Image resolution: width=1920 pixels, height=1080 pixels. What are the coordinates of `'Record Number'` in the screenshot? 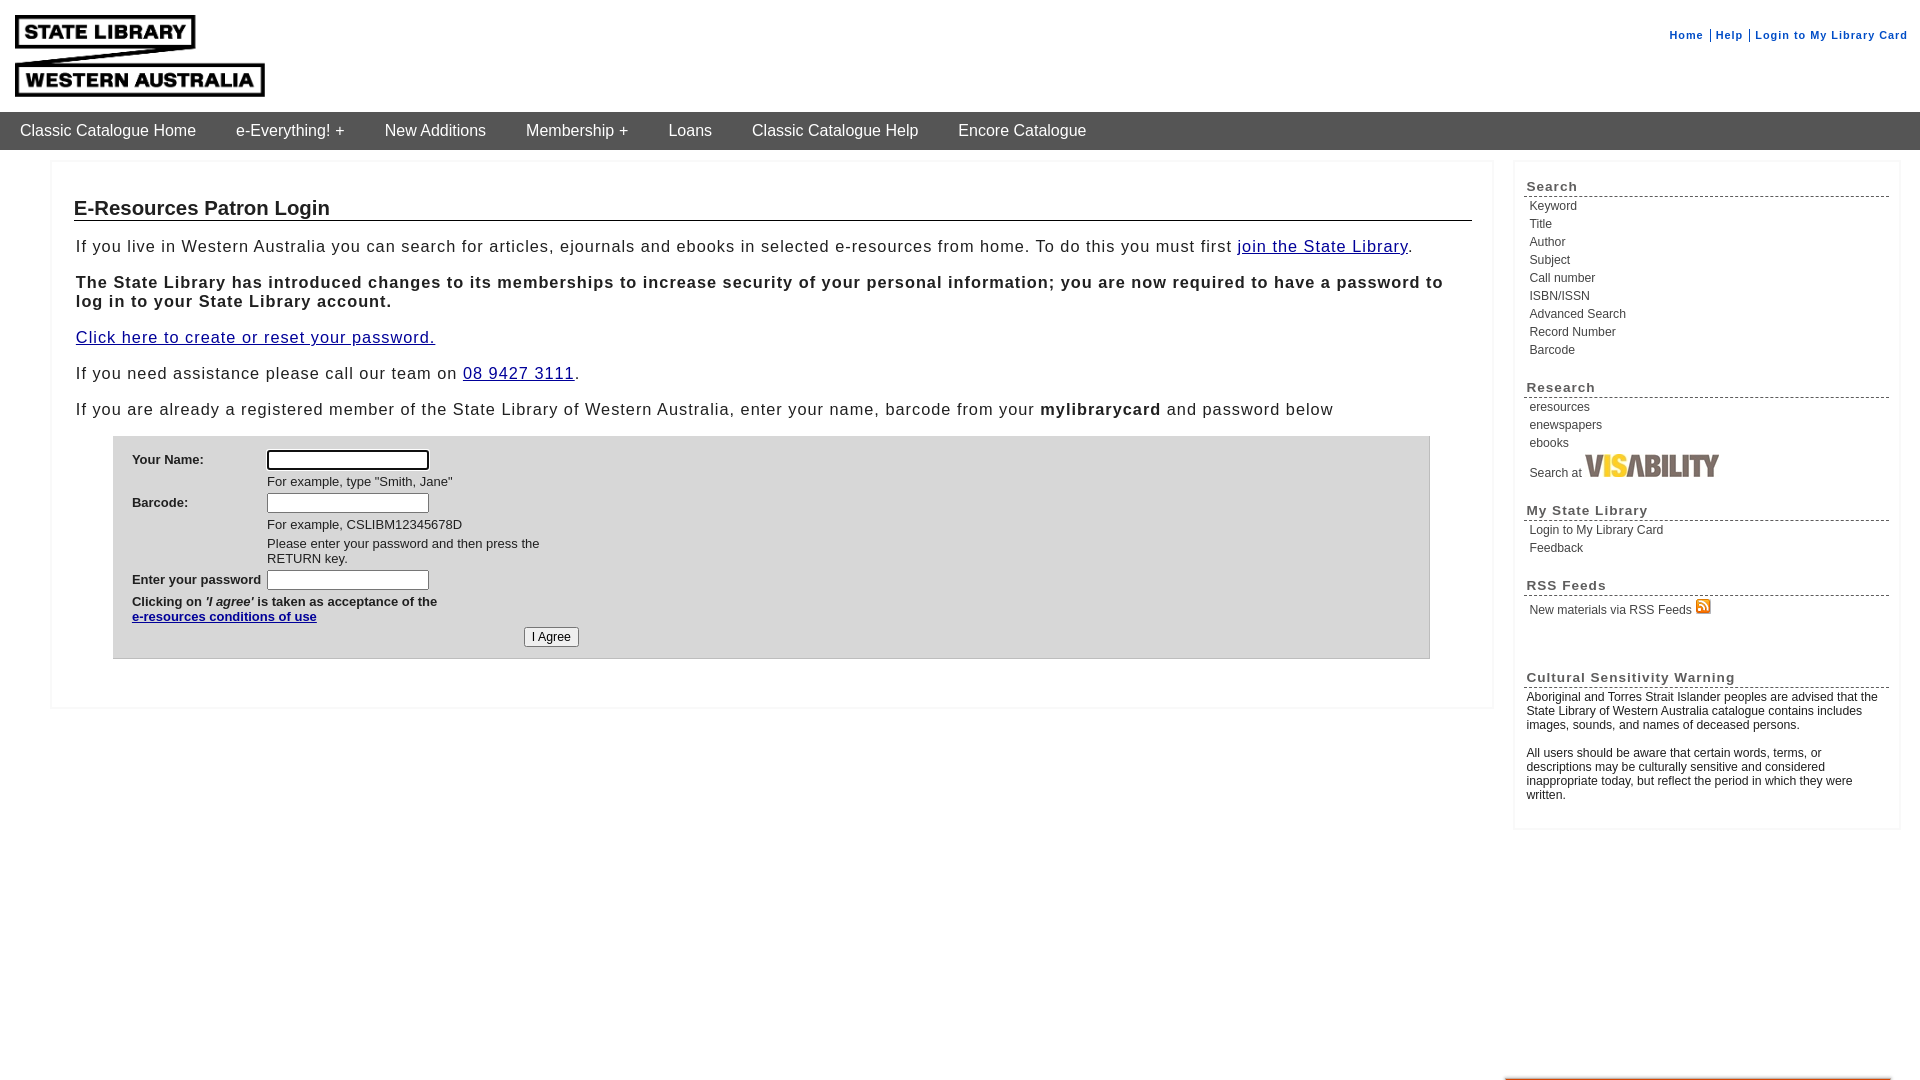 It's located at (1528, 330).